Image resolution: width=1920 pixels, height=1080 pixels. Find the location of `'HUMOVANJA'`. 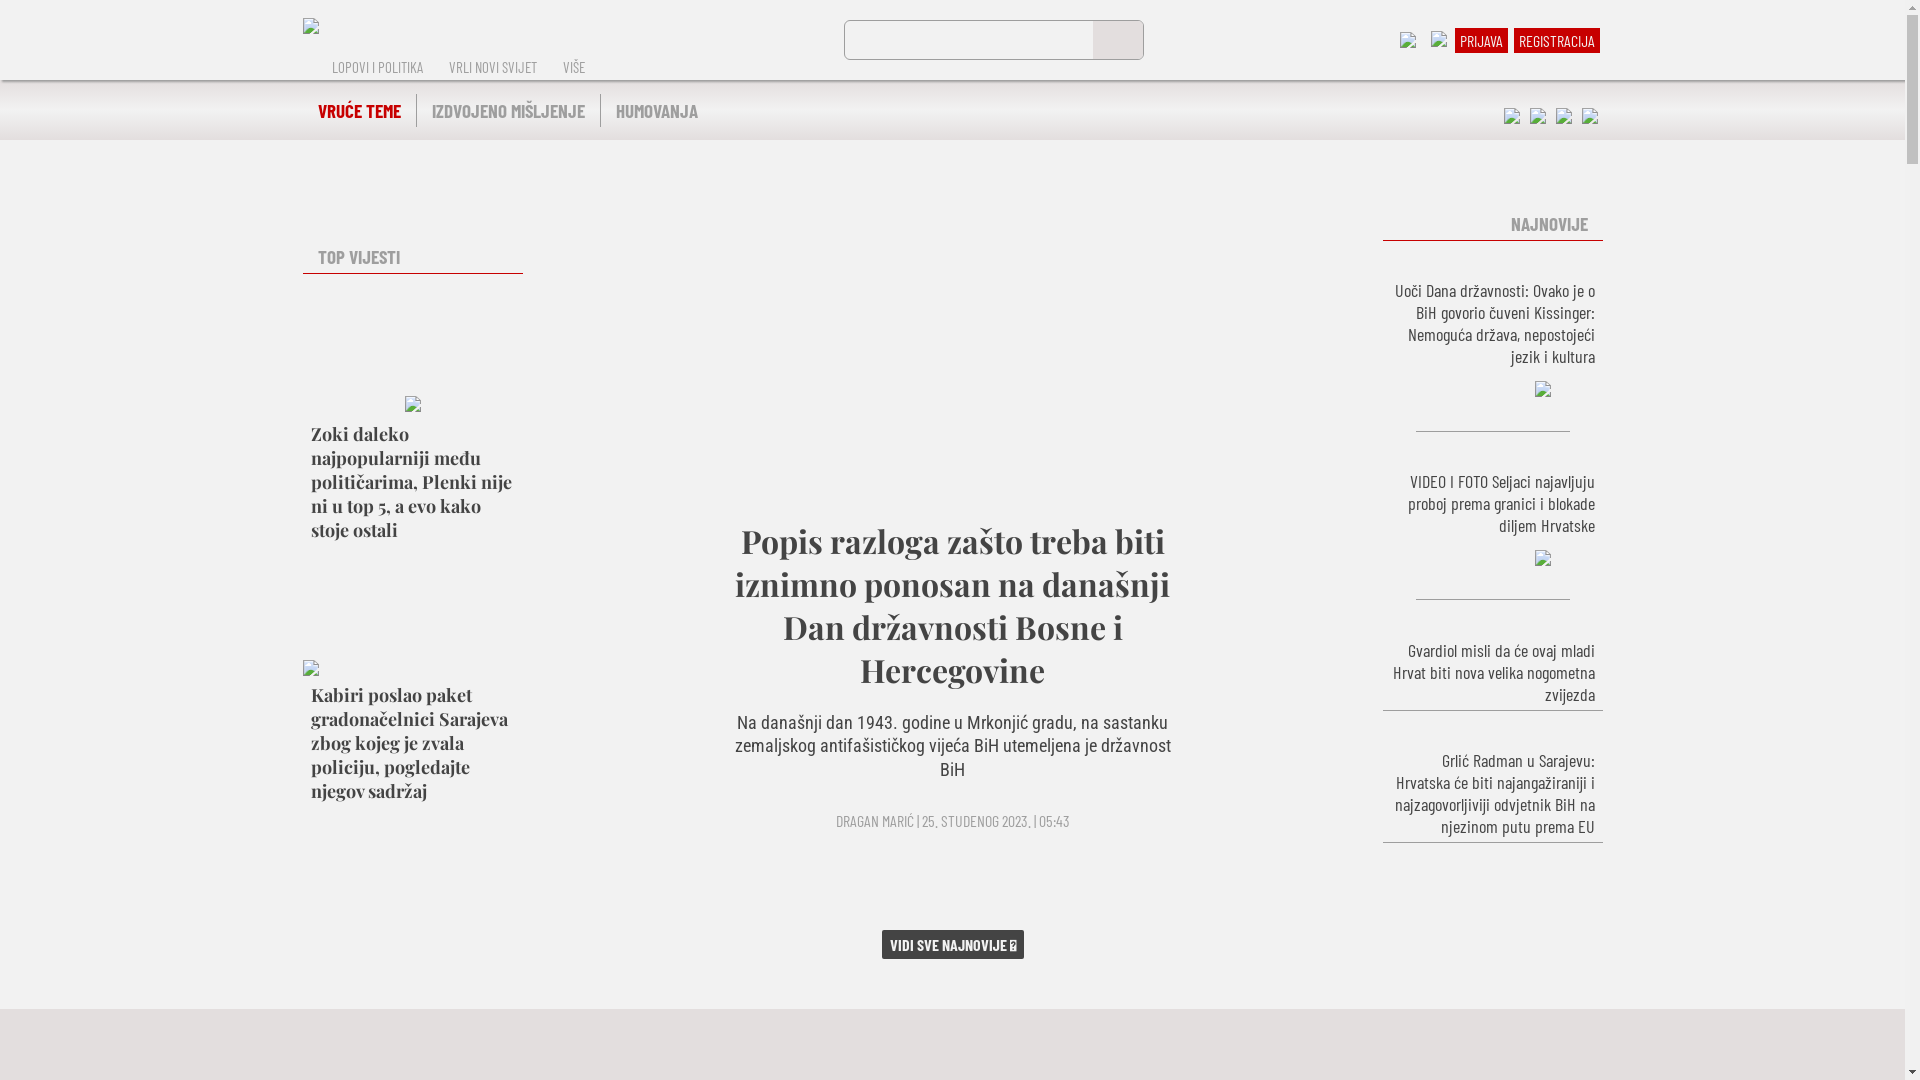

'HUMOVANJA' is located at coordinates (599, 110).